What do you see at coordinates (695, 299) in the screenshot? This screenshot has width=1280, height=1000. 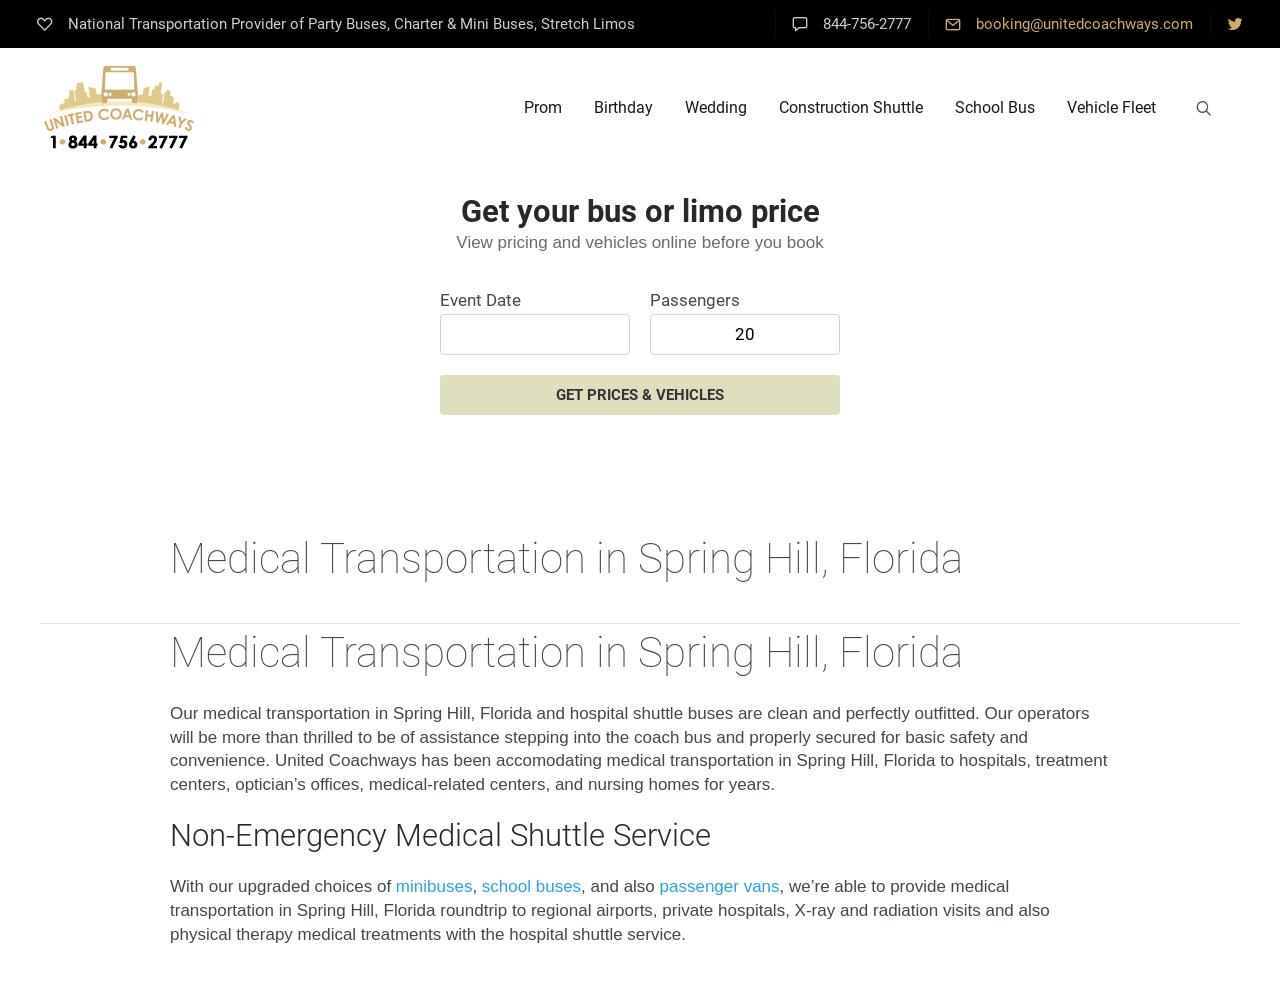 I see `'Passengers'` at bounding box center [695, 299].